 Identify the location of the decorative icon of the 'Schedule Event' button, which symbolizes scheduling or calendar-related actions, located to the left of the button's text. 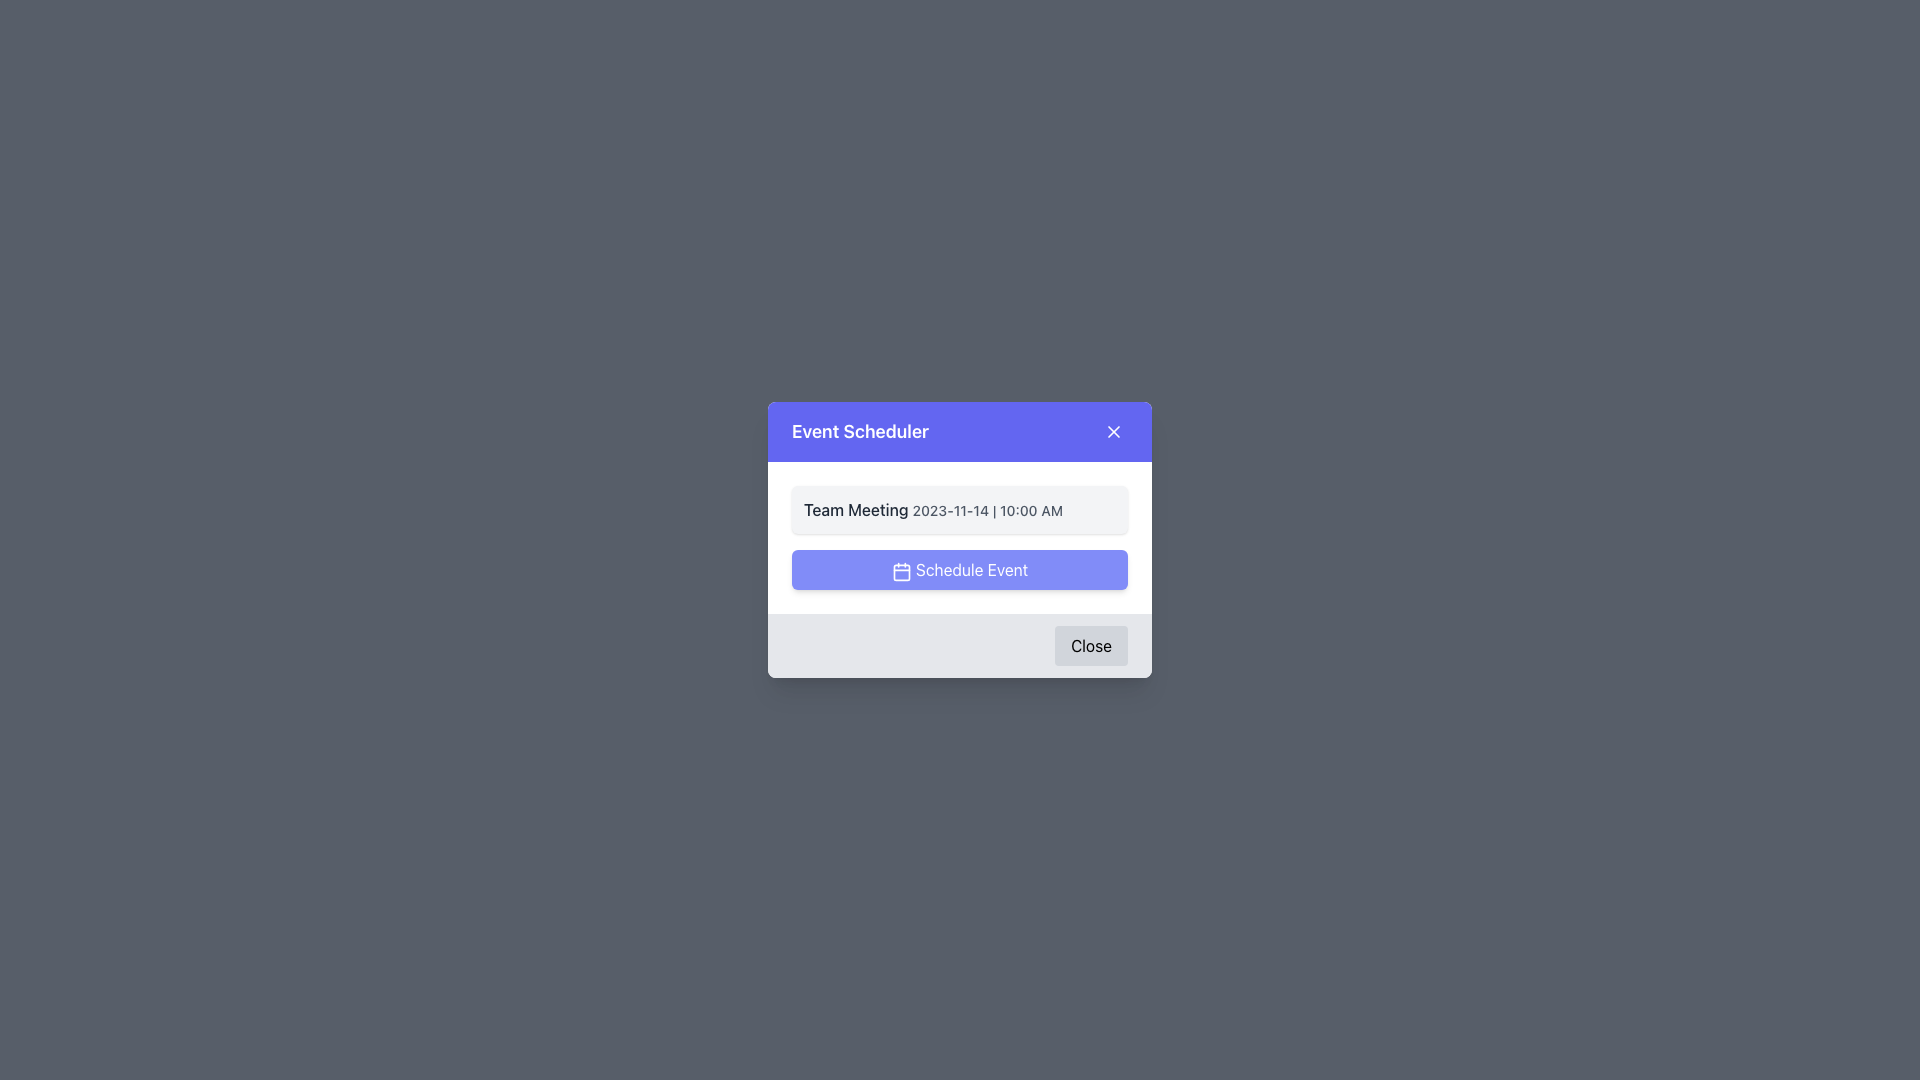
(900, 571).